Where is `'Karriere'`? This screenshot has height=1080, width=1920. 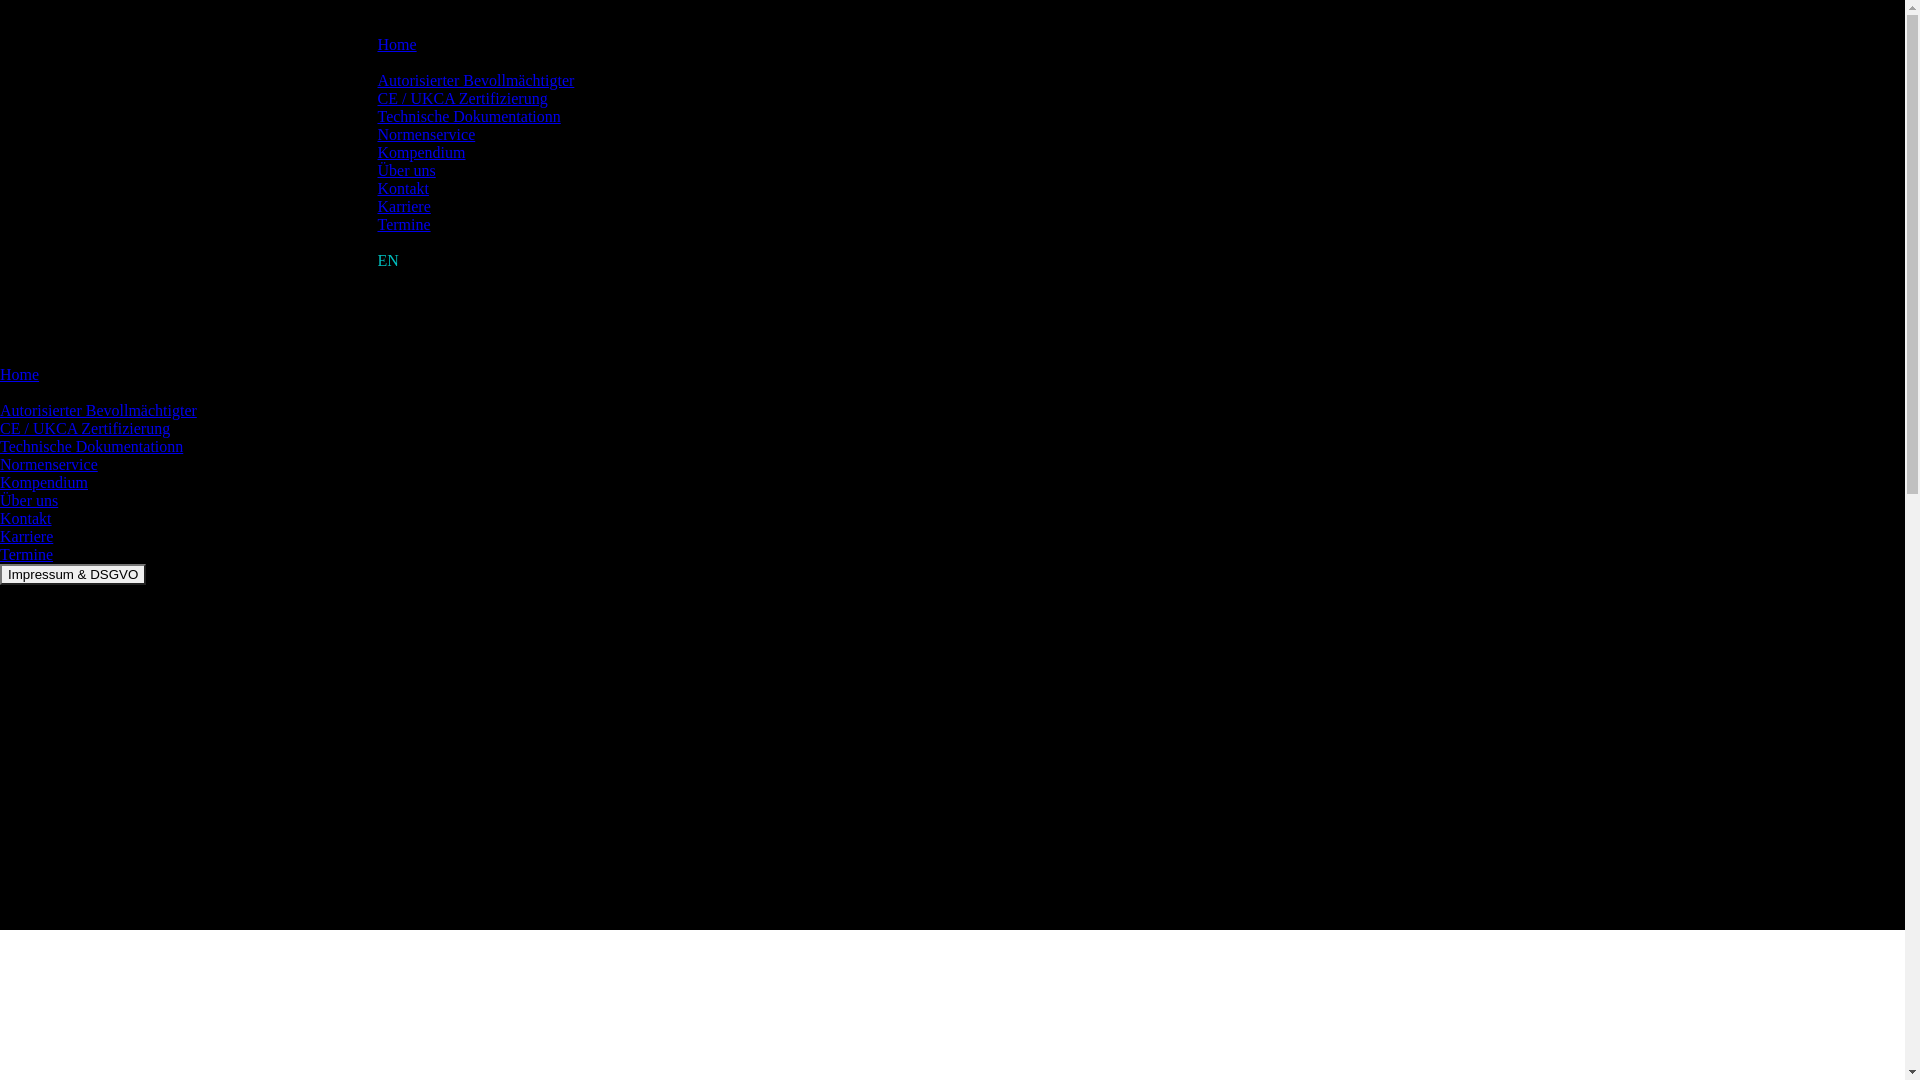 'Karriere' is located at coordinates (378, 206).